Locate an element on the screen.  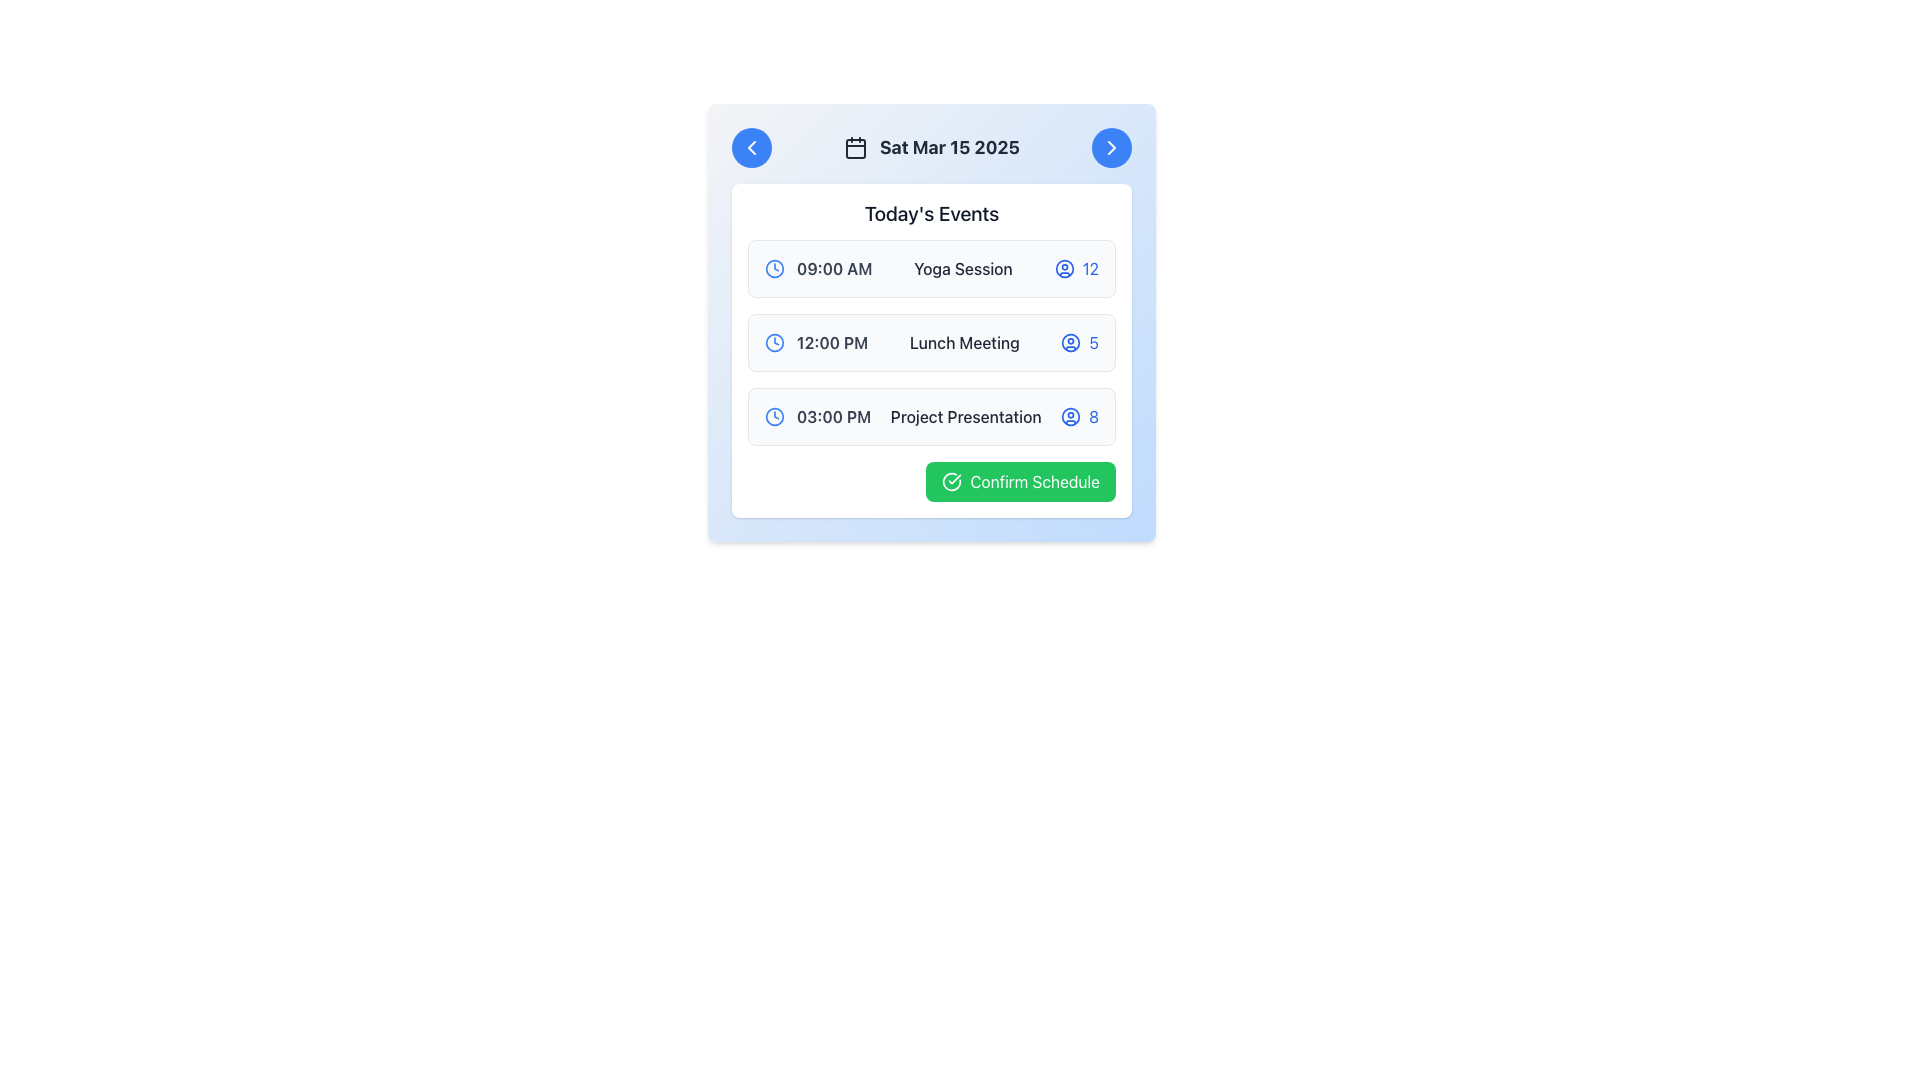
on the text label 'Project Presentation' which is located in the third entry of the events list under 'Today's Events' is located at coordinates (966, 415).